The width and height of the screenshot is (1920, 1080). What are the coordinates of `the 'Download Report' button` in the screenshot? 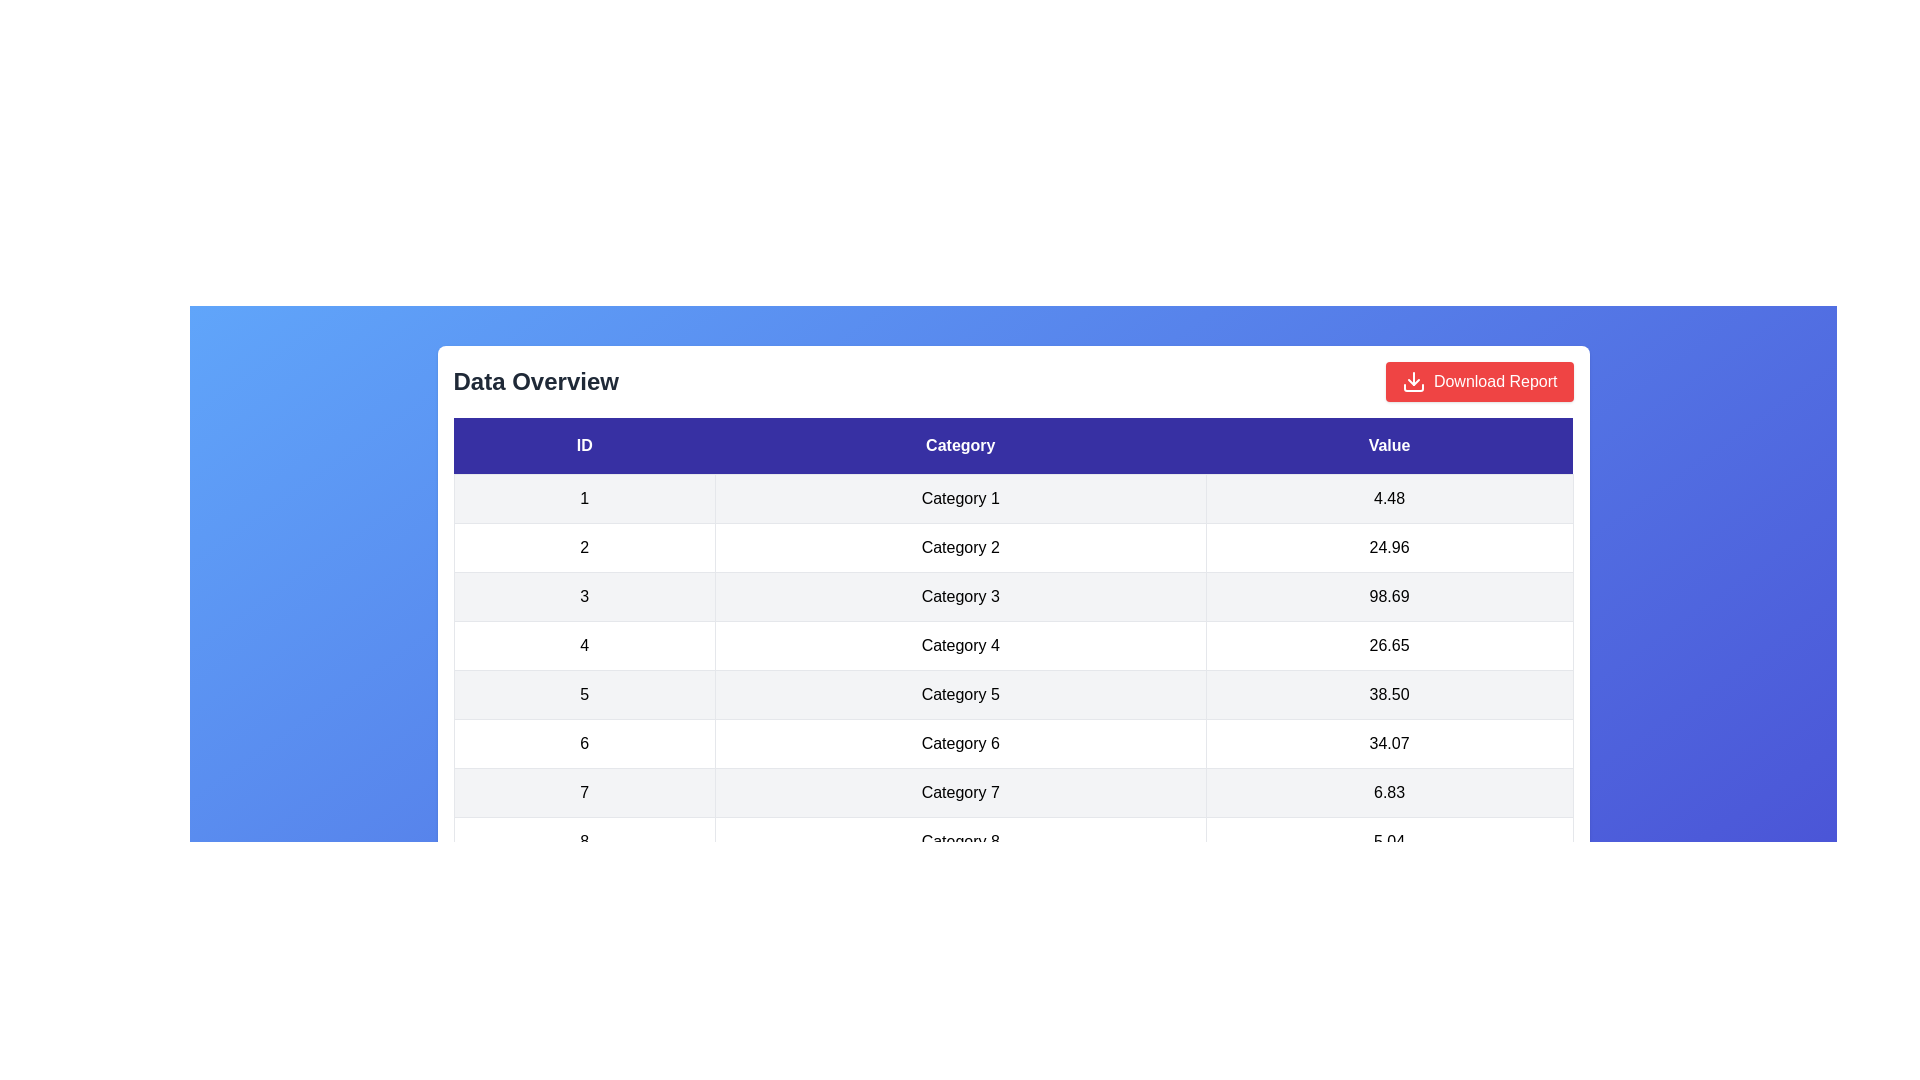 It's located at (1479, 381).